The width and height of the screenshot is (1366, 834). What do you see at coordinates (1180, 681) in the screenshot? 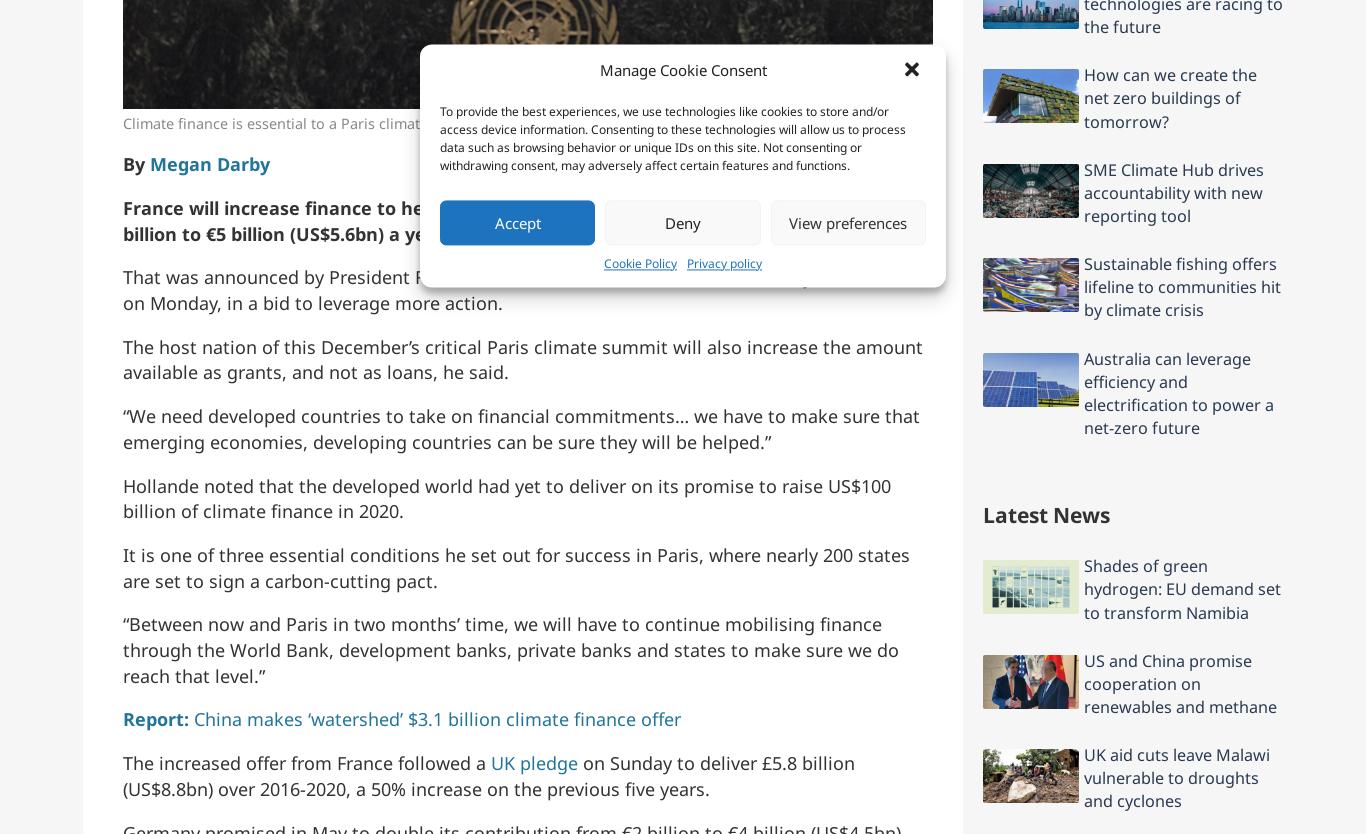
I see `'US and China promise cooperation on renewables and methane'` at bounding box center [1180, 681].